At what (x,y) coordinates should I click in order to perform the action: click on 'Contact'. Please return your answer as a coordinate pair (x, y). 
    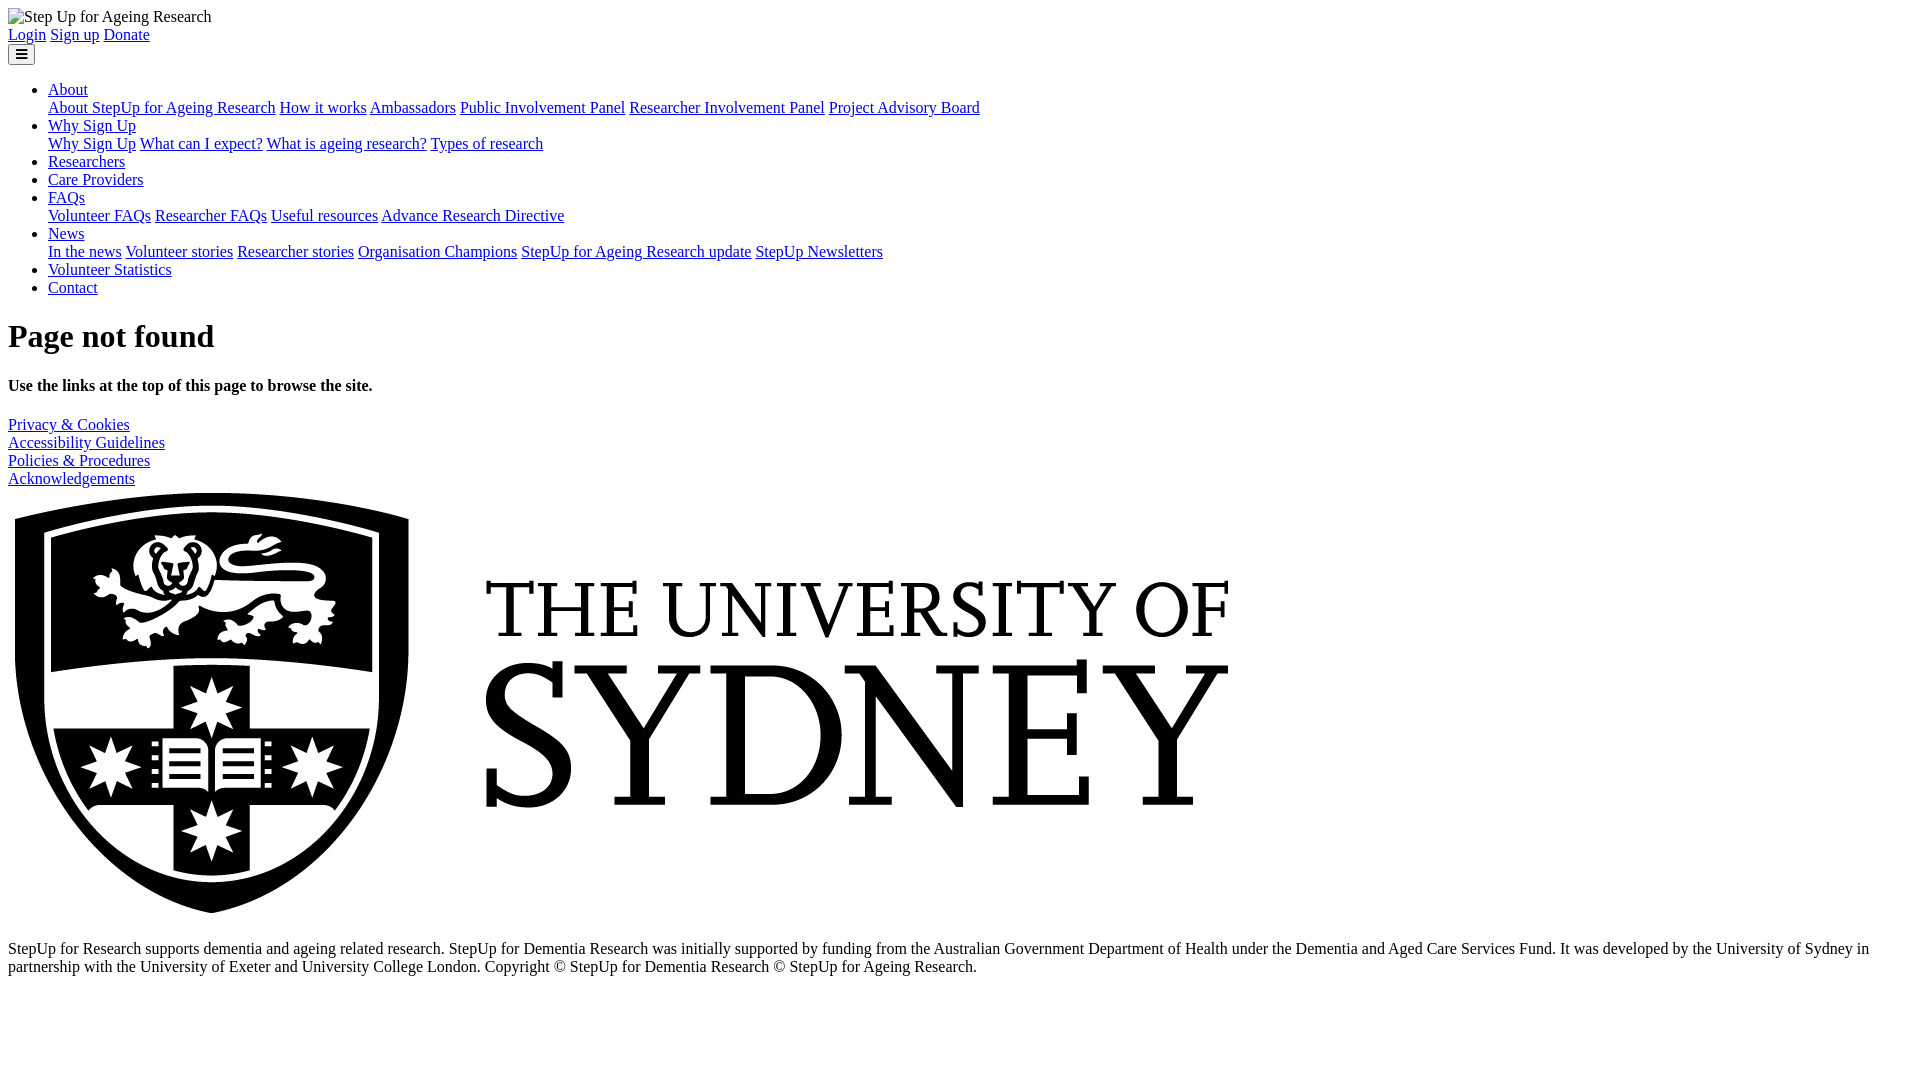
    Looking at the image, I should click on (72, 287).